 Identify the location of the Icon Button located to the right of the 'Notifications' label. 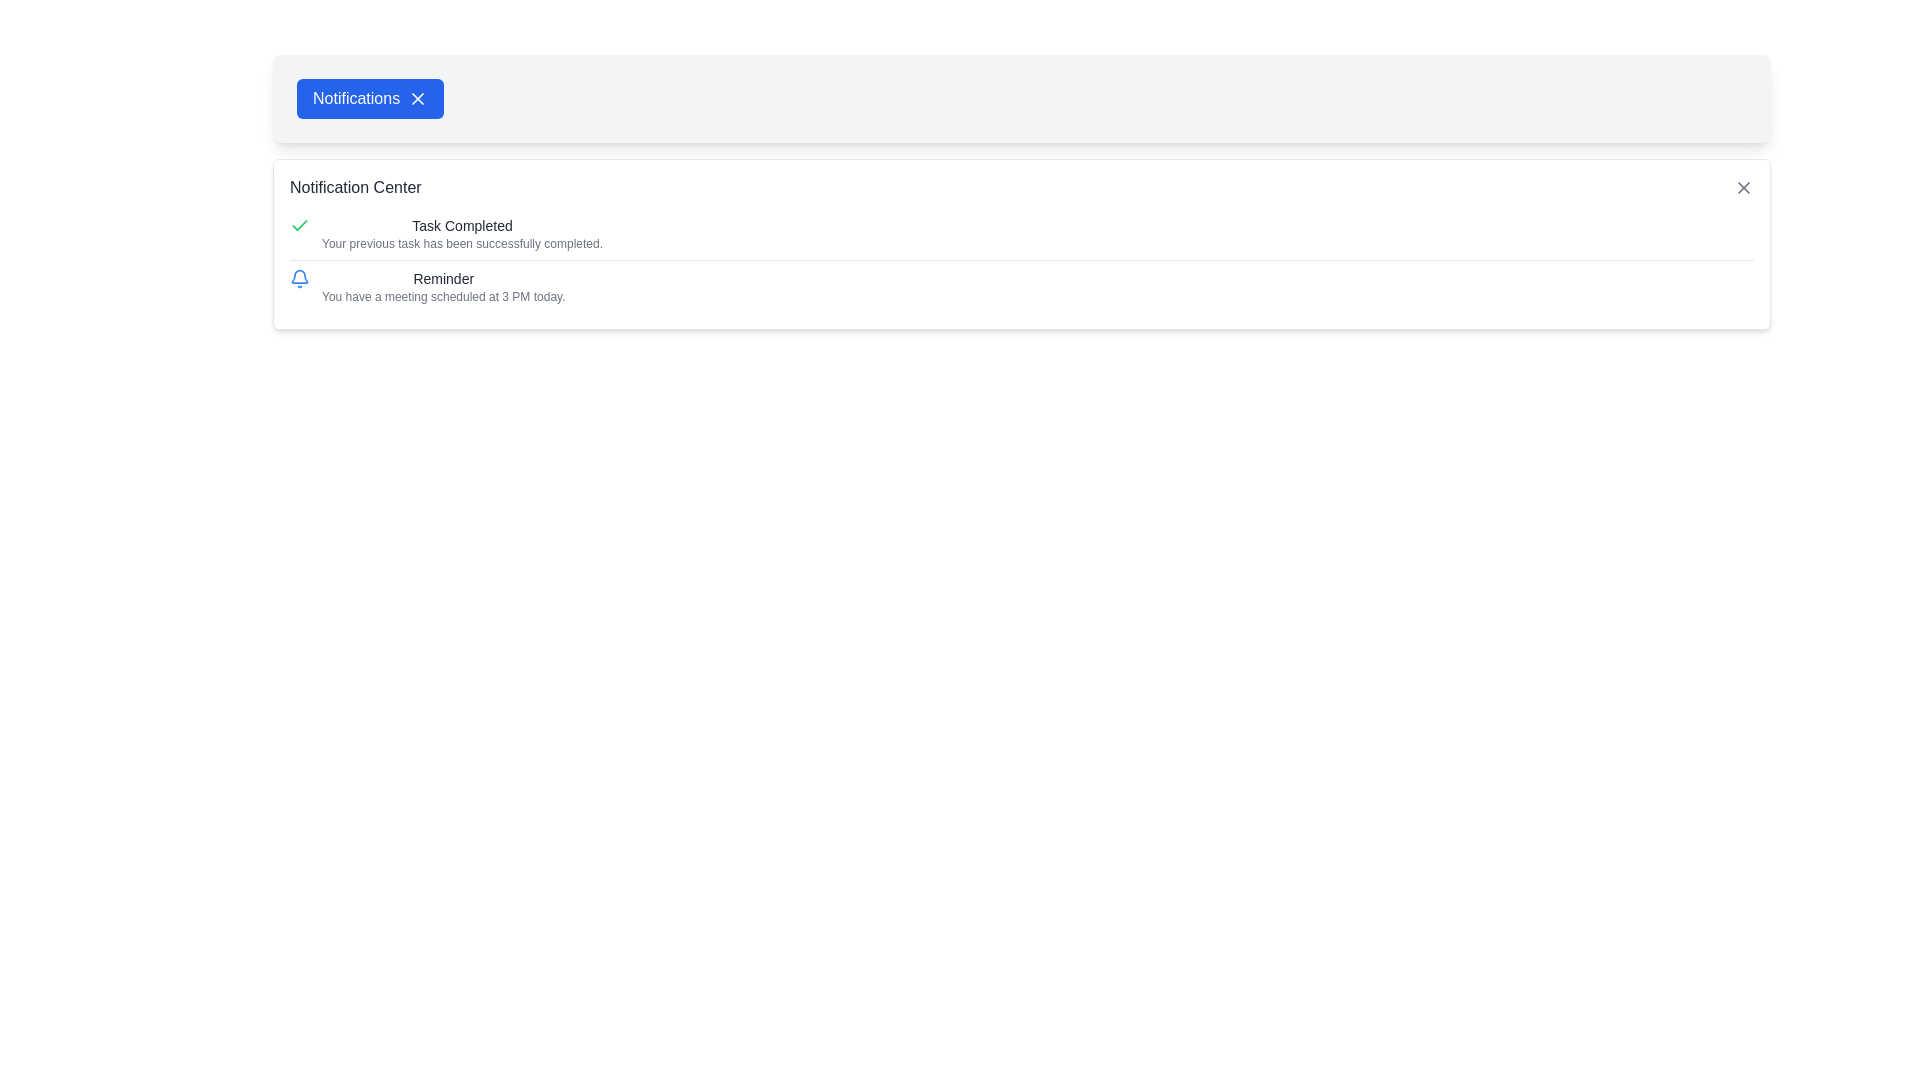
(417, 99).